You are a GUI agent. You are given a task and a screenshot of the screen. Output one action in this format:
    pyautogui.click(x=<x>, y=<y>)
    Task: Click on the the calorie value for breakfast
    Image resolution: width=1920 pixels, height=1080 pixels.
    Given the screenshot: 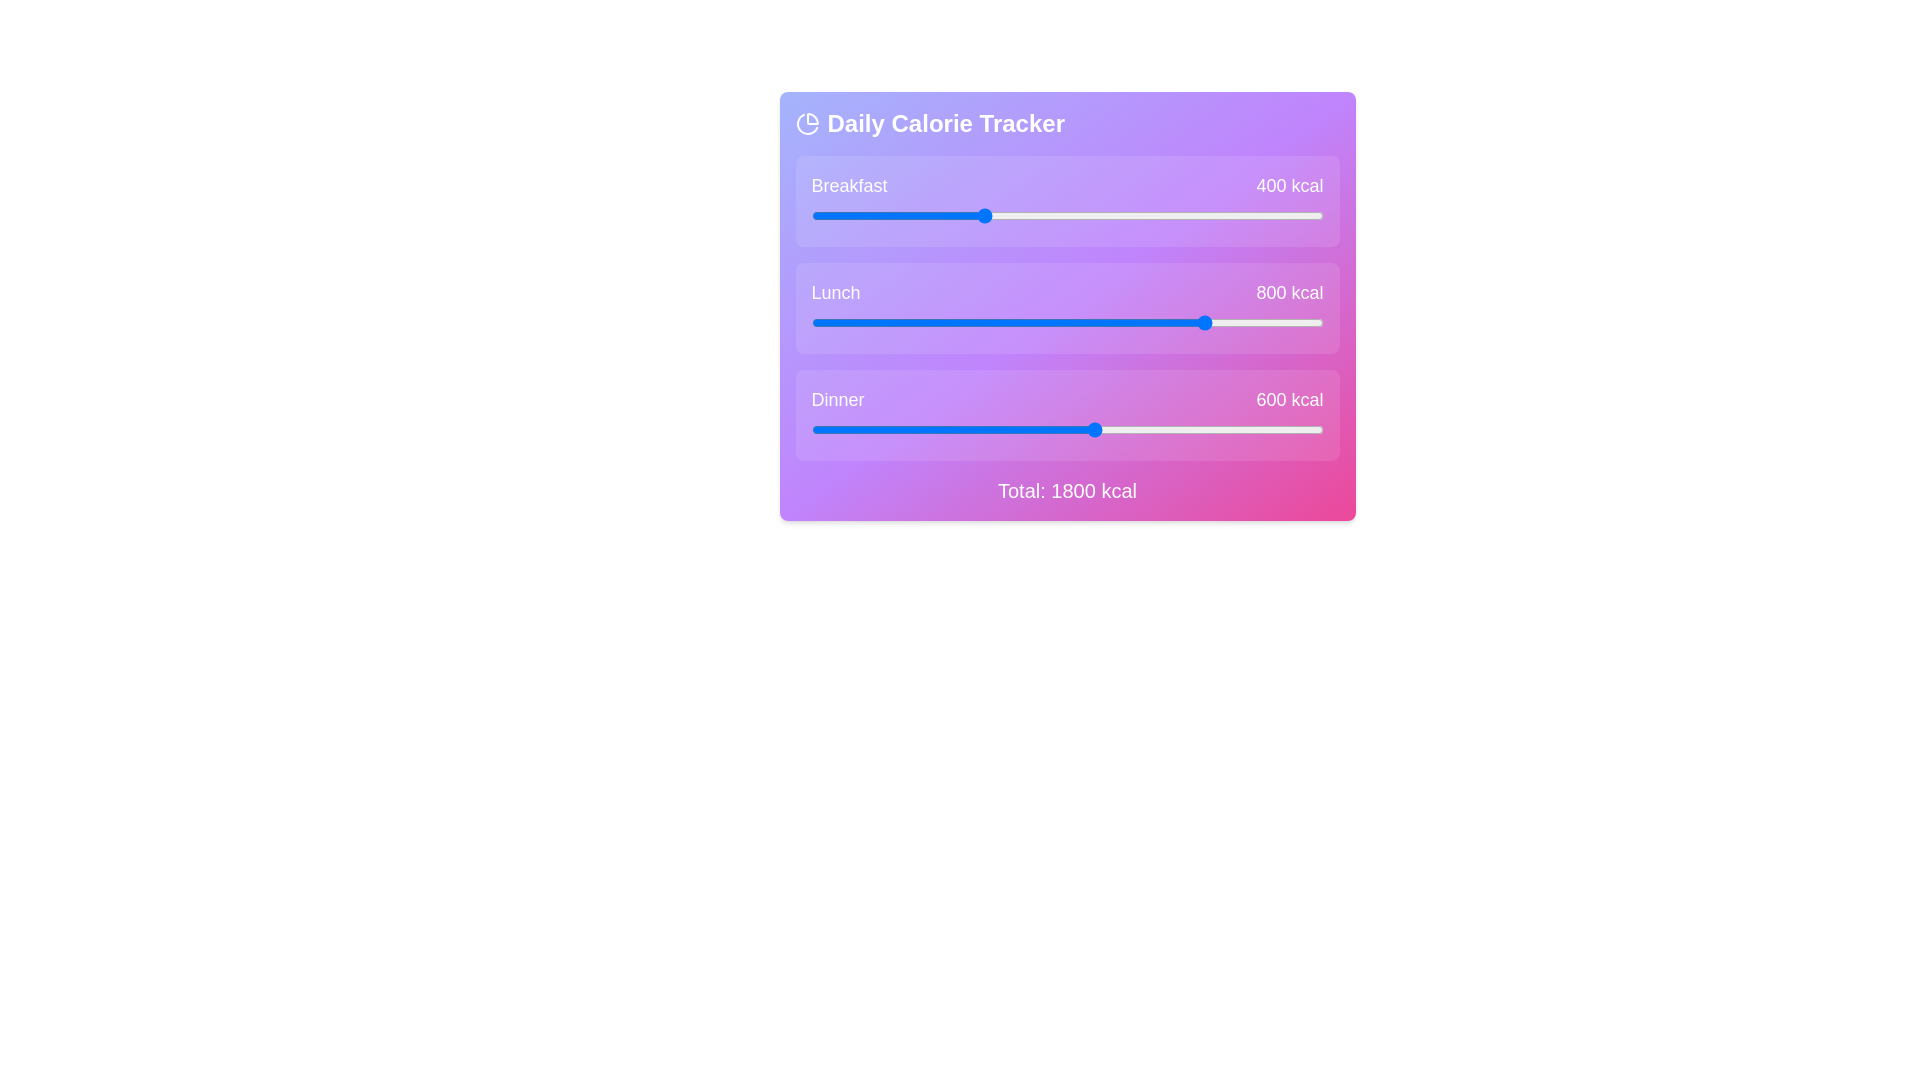 What is the action you would take?
    pyautogui.click(x=1123, y=216)
    